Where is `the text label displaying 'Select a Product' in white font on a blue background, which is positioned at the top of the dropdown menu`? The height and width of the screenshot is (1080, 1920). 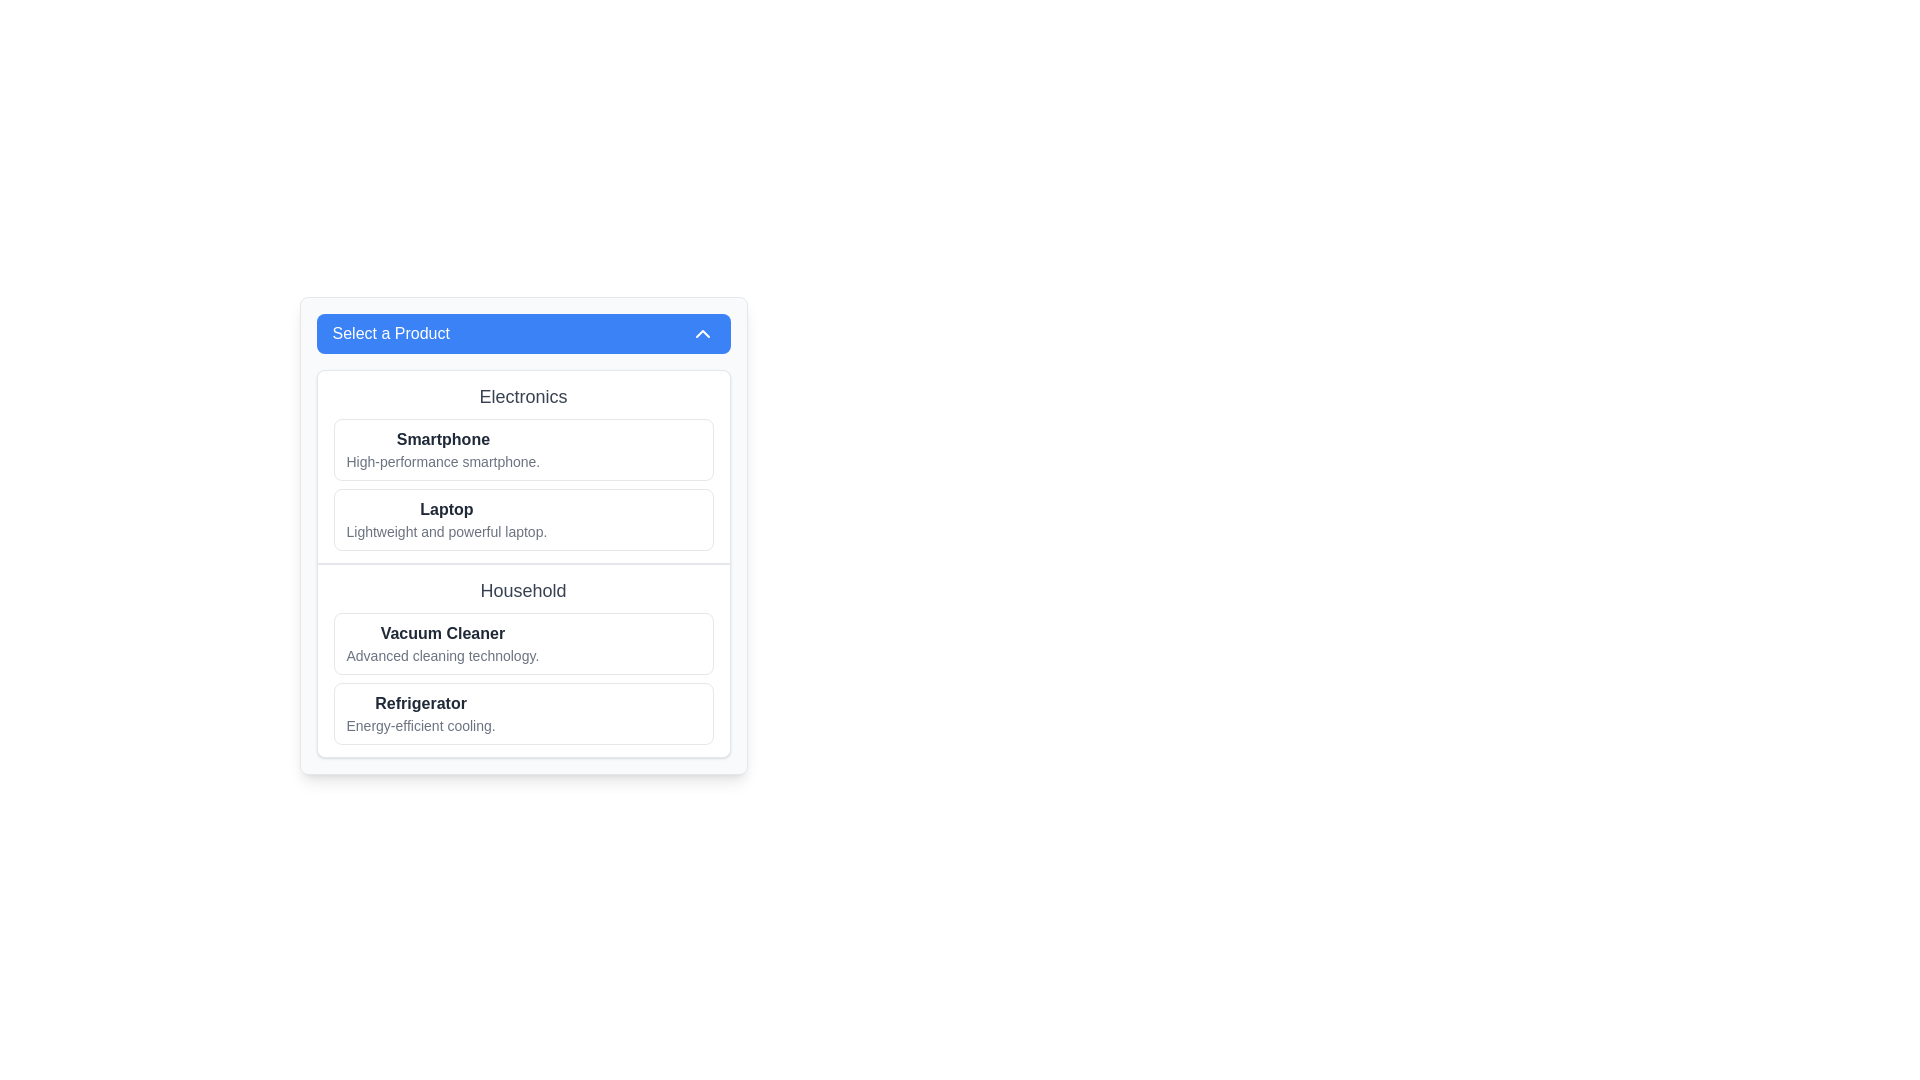
the text label displaying 'Select a Product' in white font on a blue background, which is positioned at the top of the dropdown menu is located at coordinates (391, 333).